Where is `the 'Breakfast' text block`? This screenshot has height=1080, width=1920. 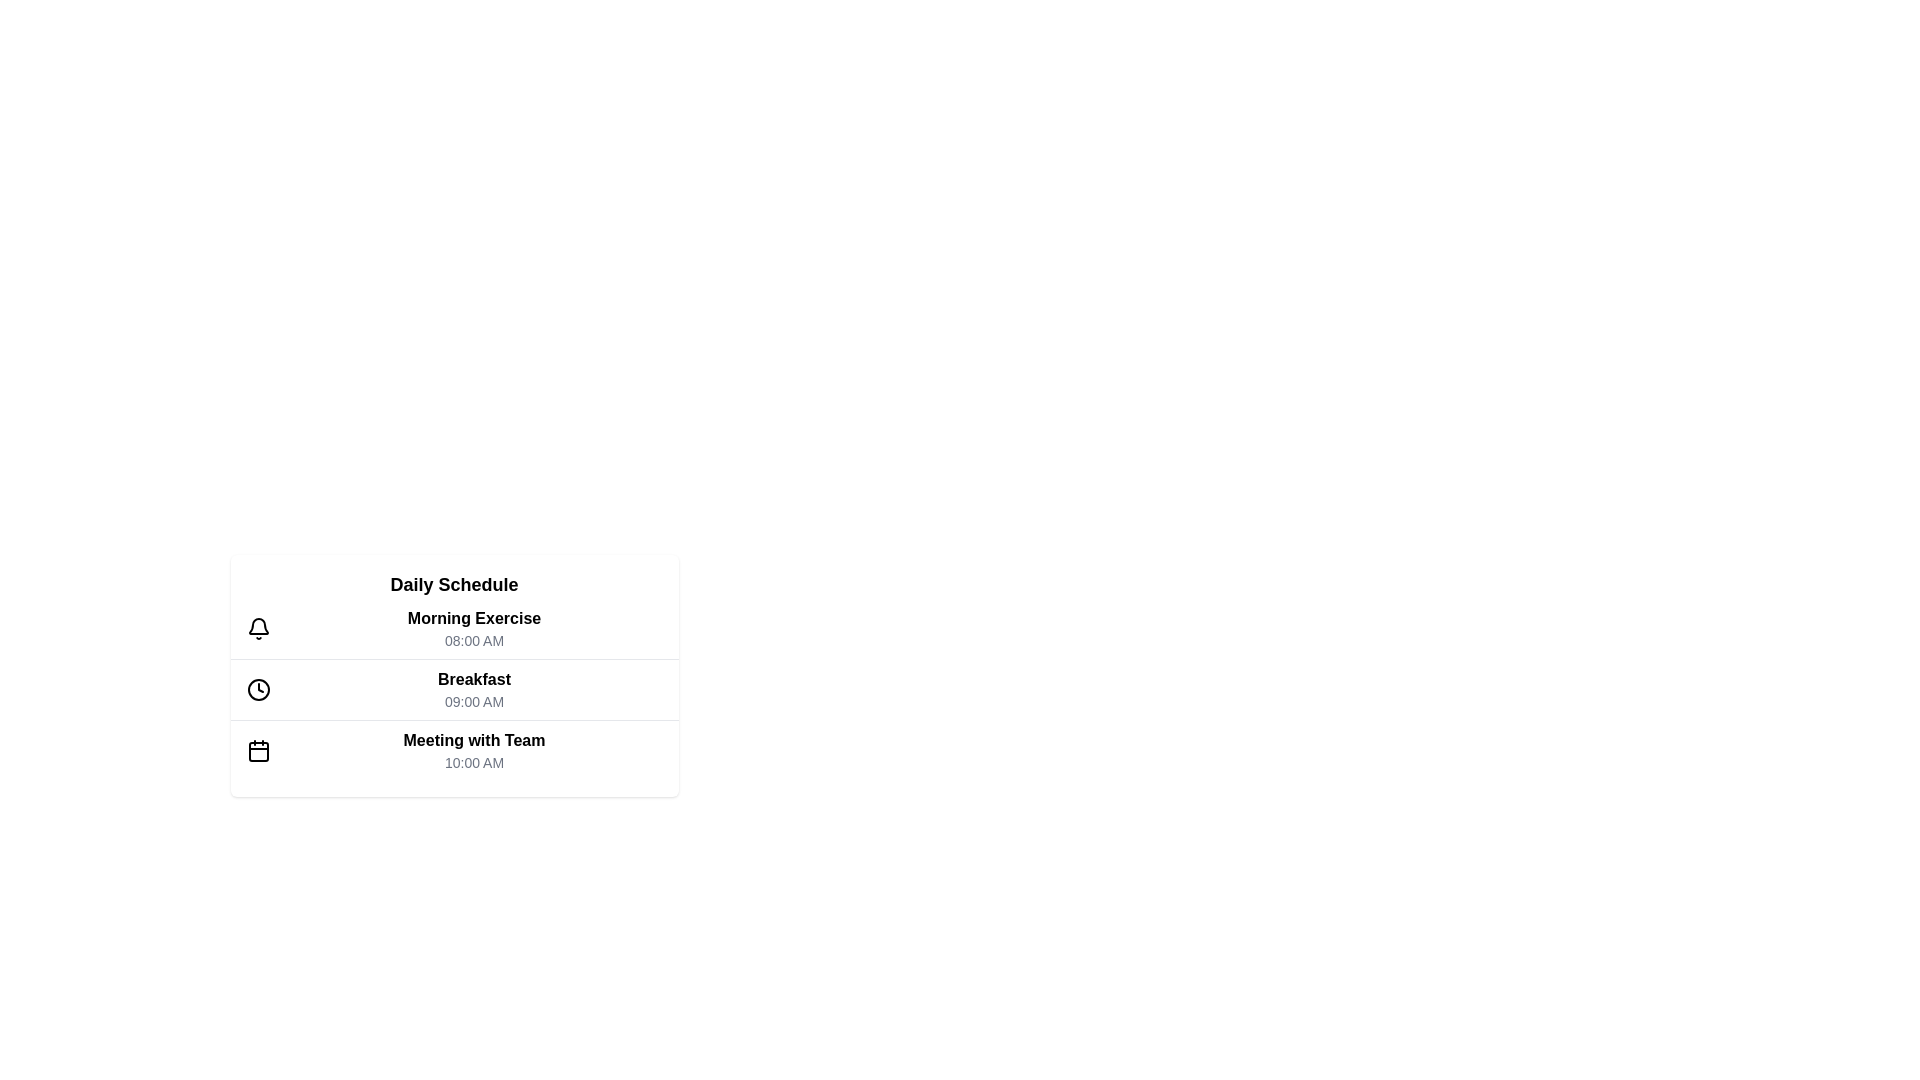 the 'Breakfast' text block is located at coordinates (473, 689).